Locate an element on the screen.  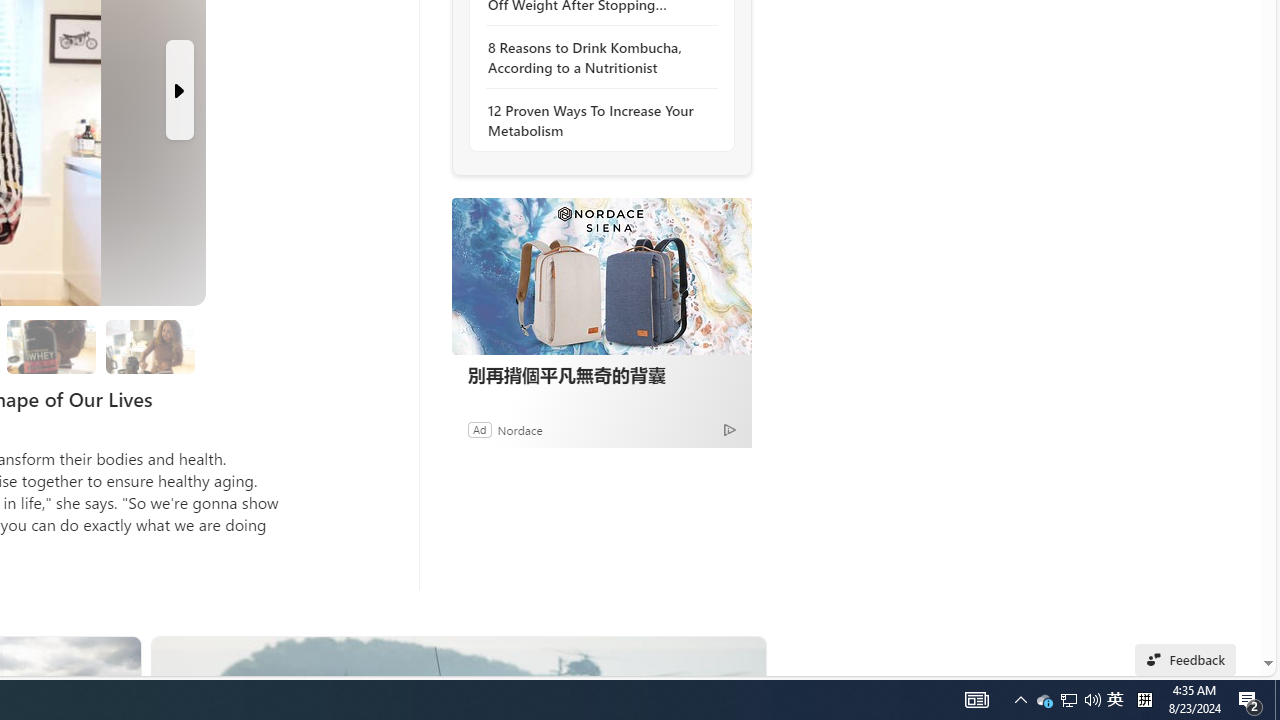
'12 Proven Ways To Increase Your Metabolism' is located at coordinates (595, 120).